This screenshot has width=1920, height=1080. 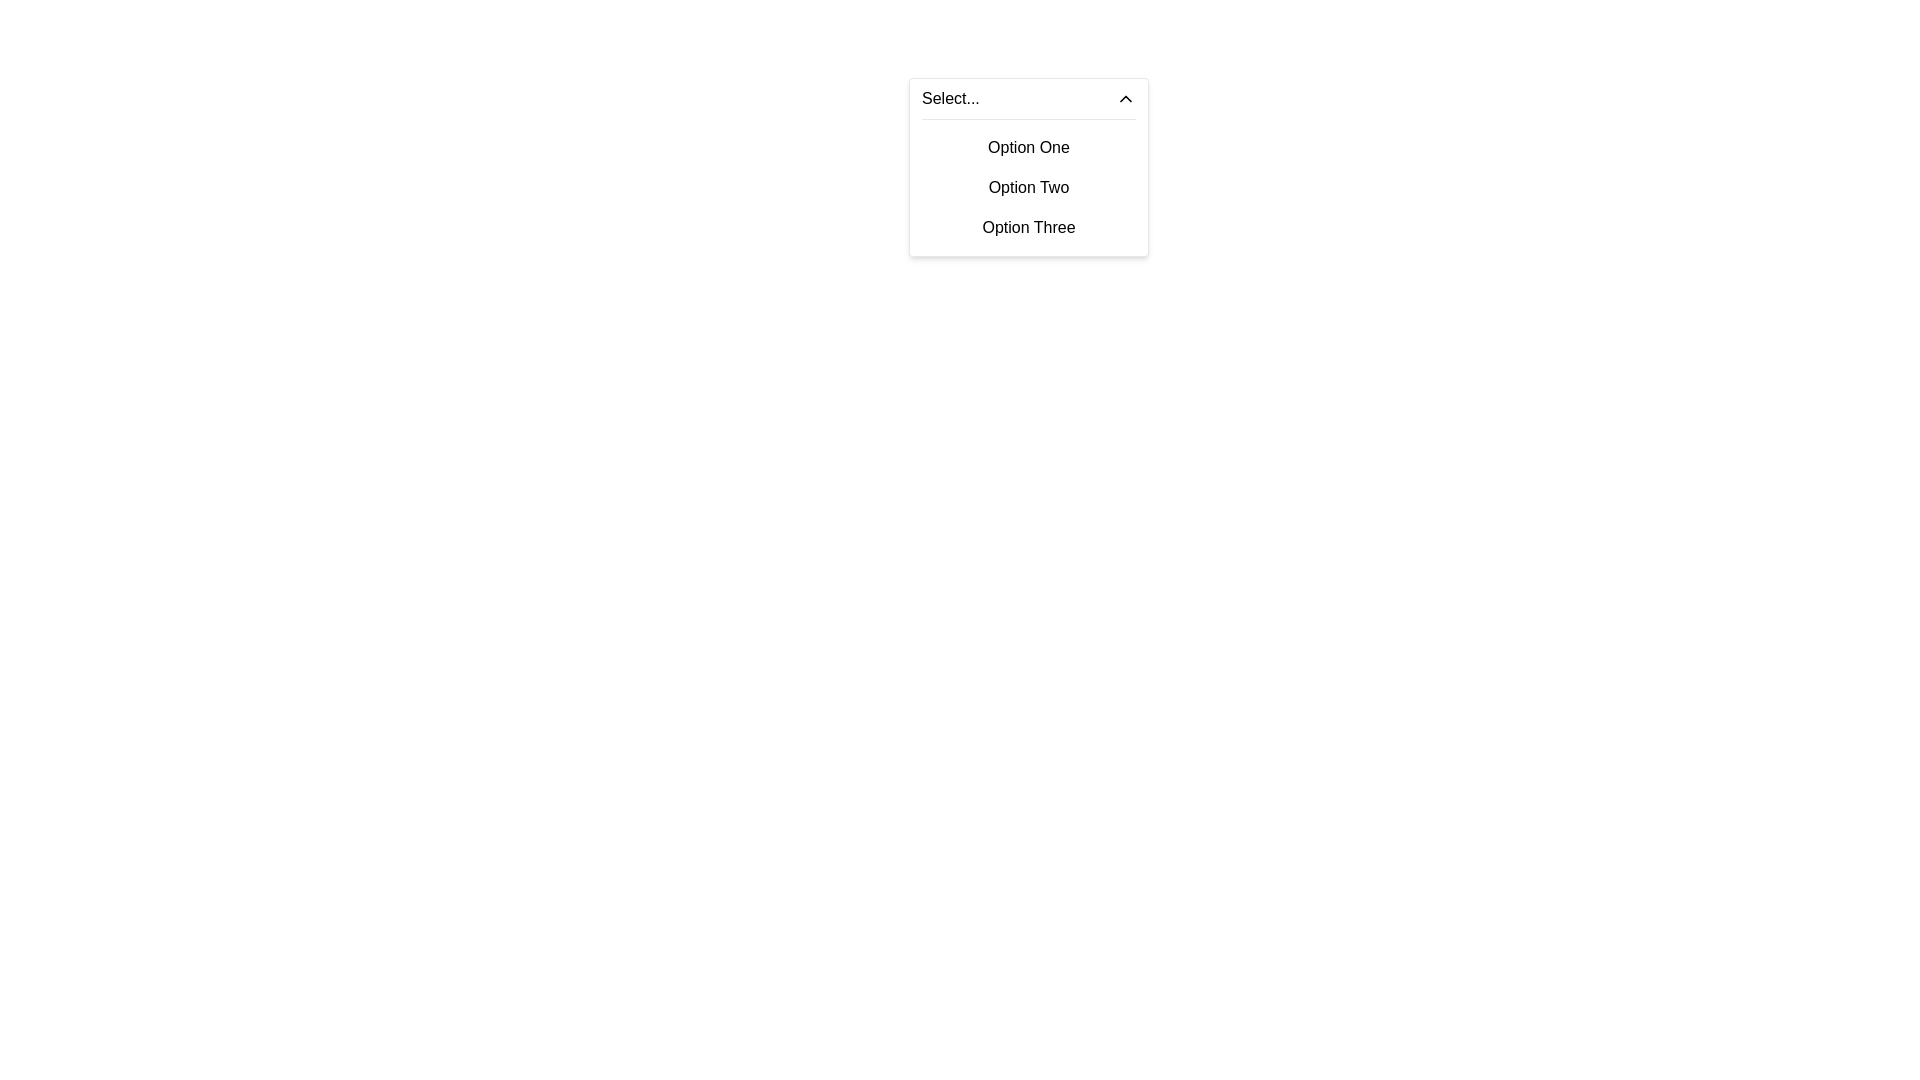 I want to click on the second option within the dropdown menu, so click(x=1028, y=188).